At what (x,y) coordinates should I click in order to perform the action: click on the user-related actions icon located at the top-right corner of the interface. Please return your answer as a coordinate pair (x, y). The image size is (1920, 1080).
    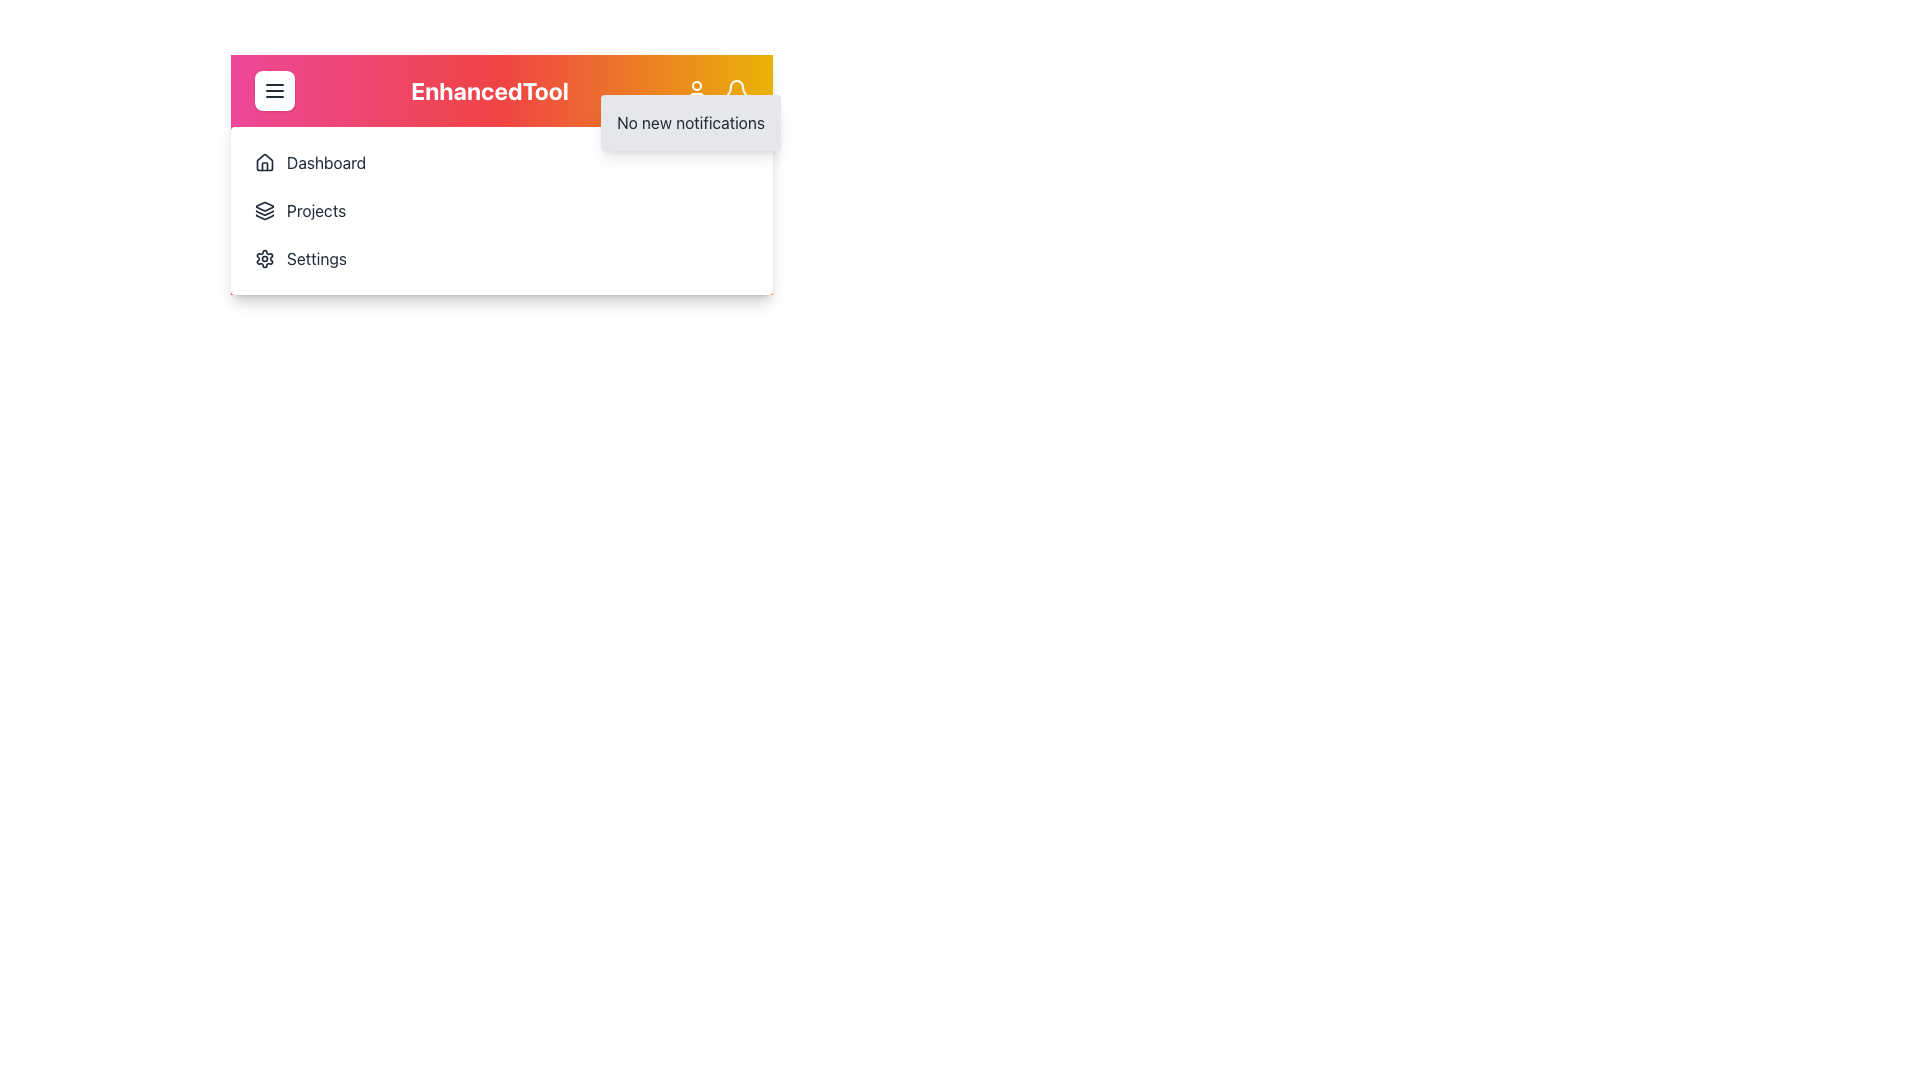
    Looking at the image, I should click on (696, 91).